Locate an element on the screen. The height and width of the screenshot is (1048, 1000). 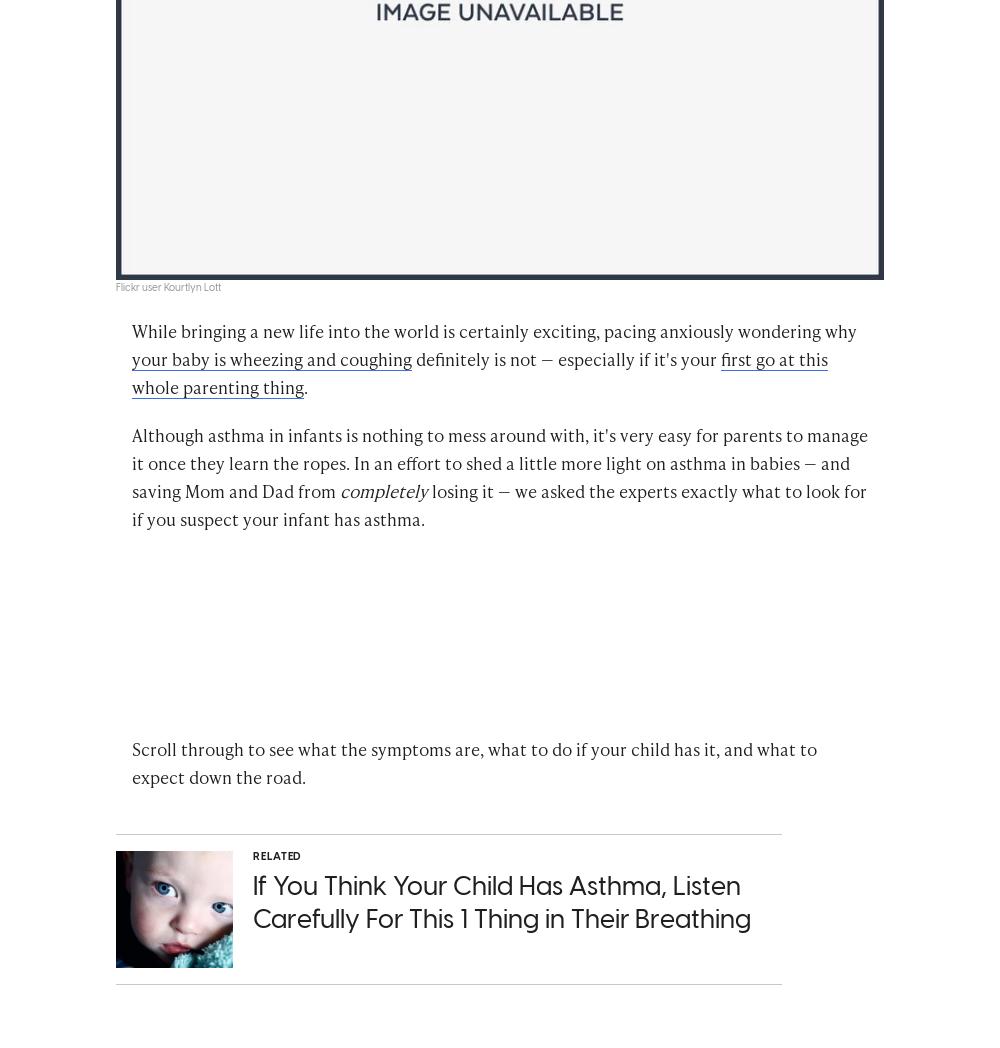
'Related' is located at coordinates (277, 856).